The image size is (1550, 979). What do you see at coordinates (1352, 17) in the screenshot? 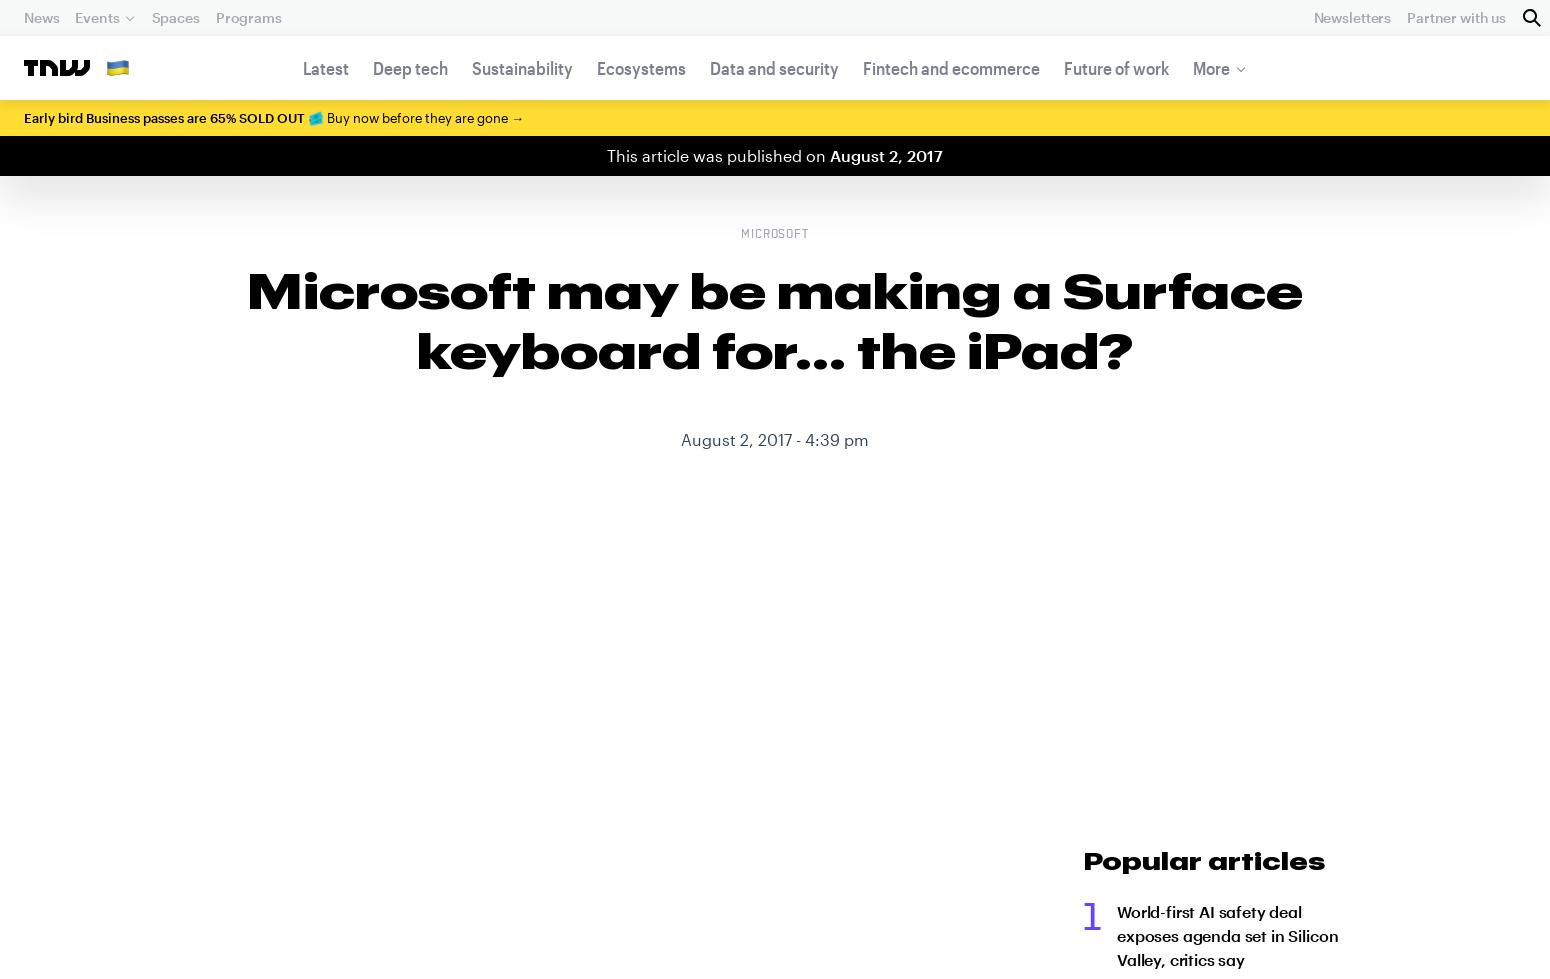
I see `'Newsletters'` at bounding box center [1352, 17].